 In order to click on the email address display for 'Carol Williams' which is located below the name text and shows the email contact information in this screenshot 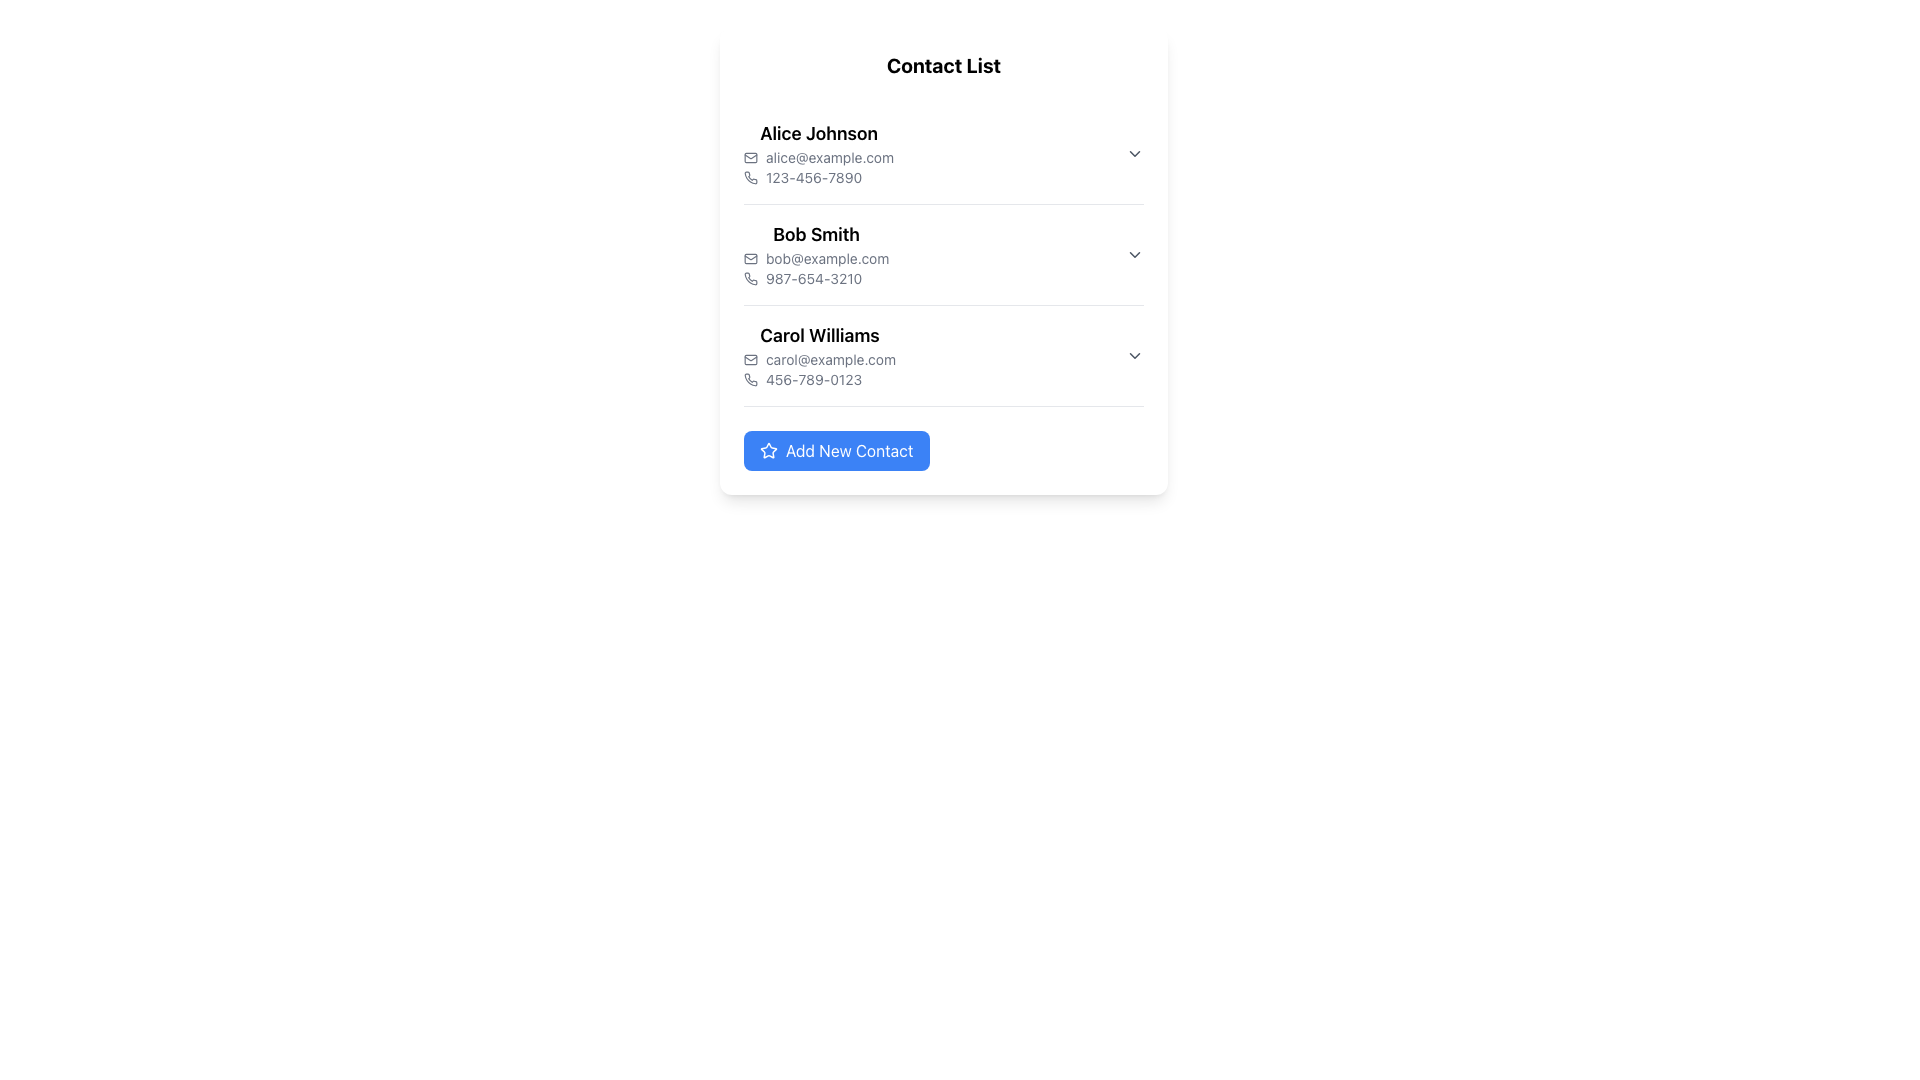, I will do `click(820, 358)`.